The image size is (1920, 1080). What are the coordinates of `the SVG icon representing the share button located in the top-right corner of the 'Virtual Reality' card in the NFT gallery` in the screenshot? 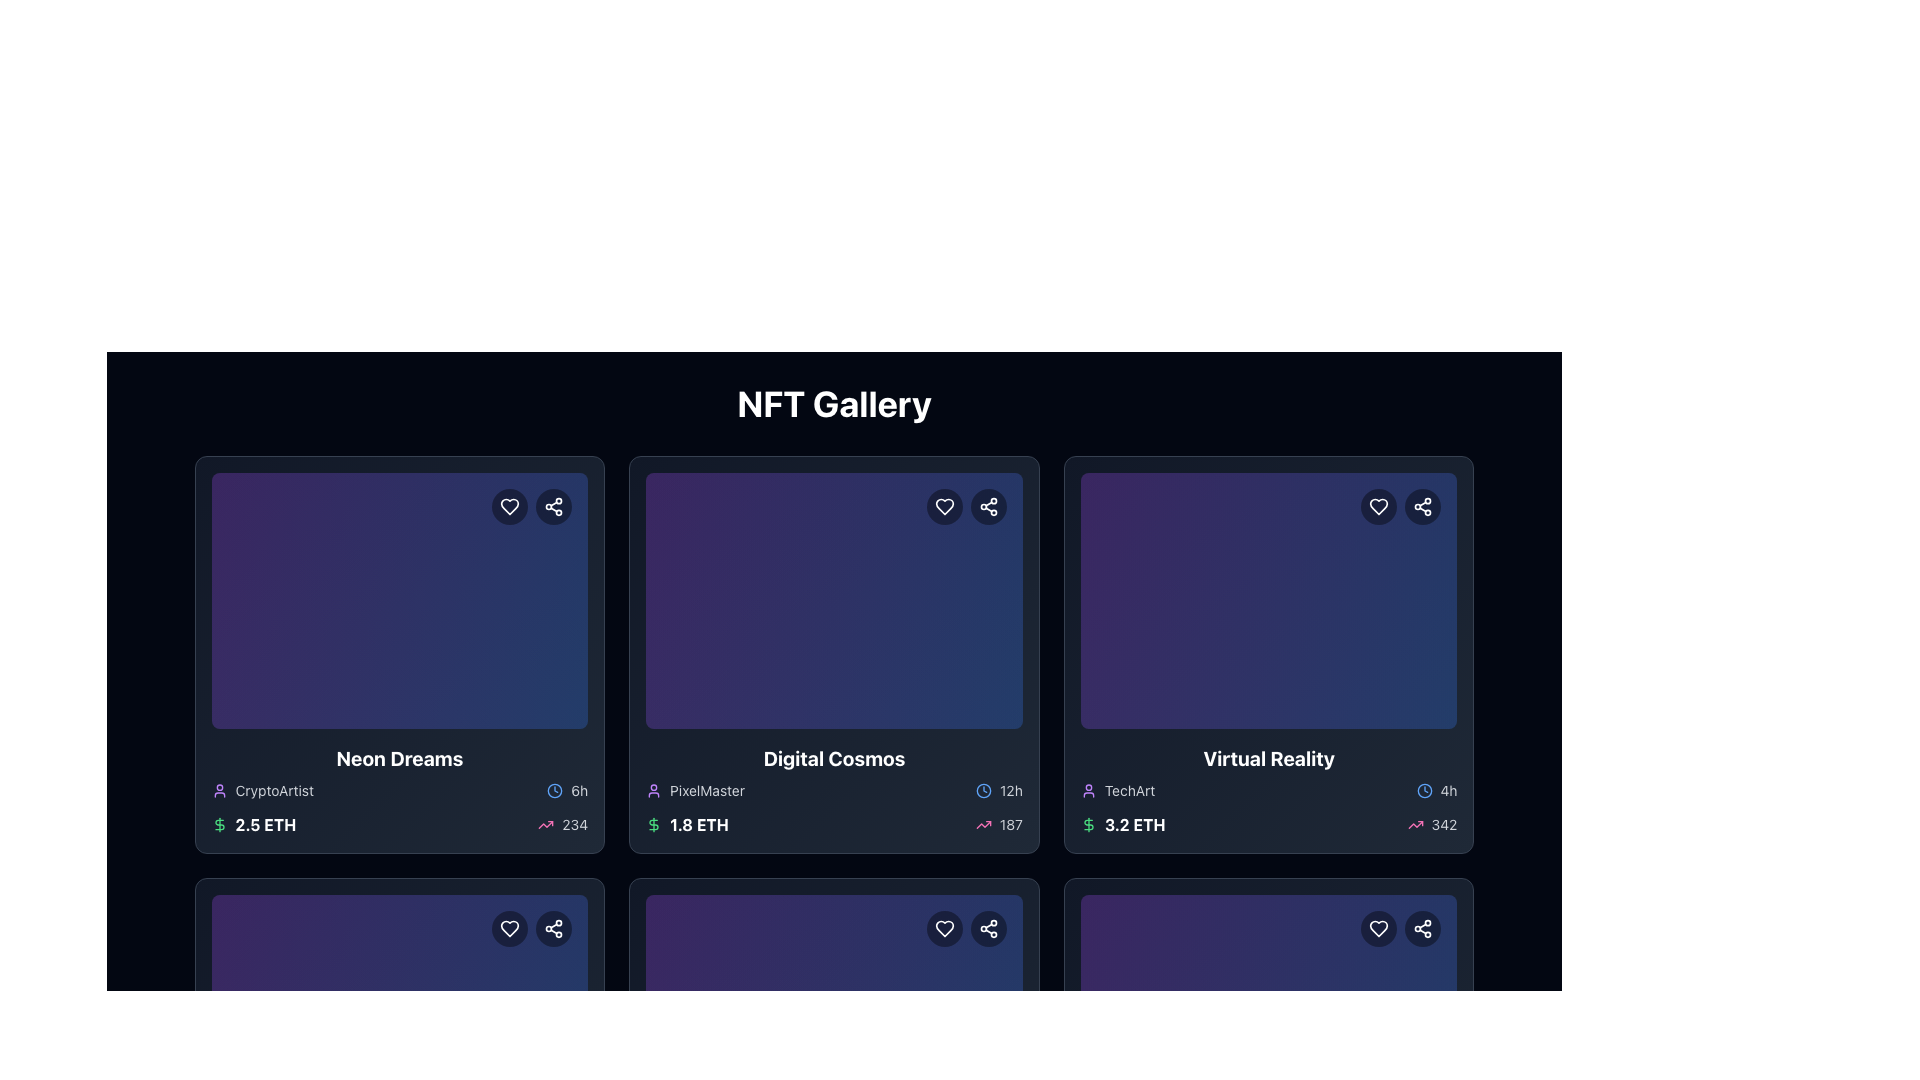 It's located at (1422, 505).